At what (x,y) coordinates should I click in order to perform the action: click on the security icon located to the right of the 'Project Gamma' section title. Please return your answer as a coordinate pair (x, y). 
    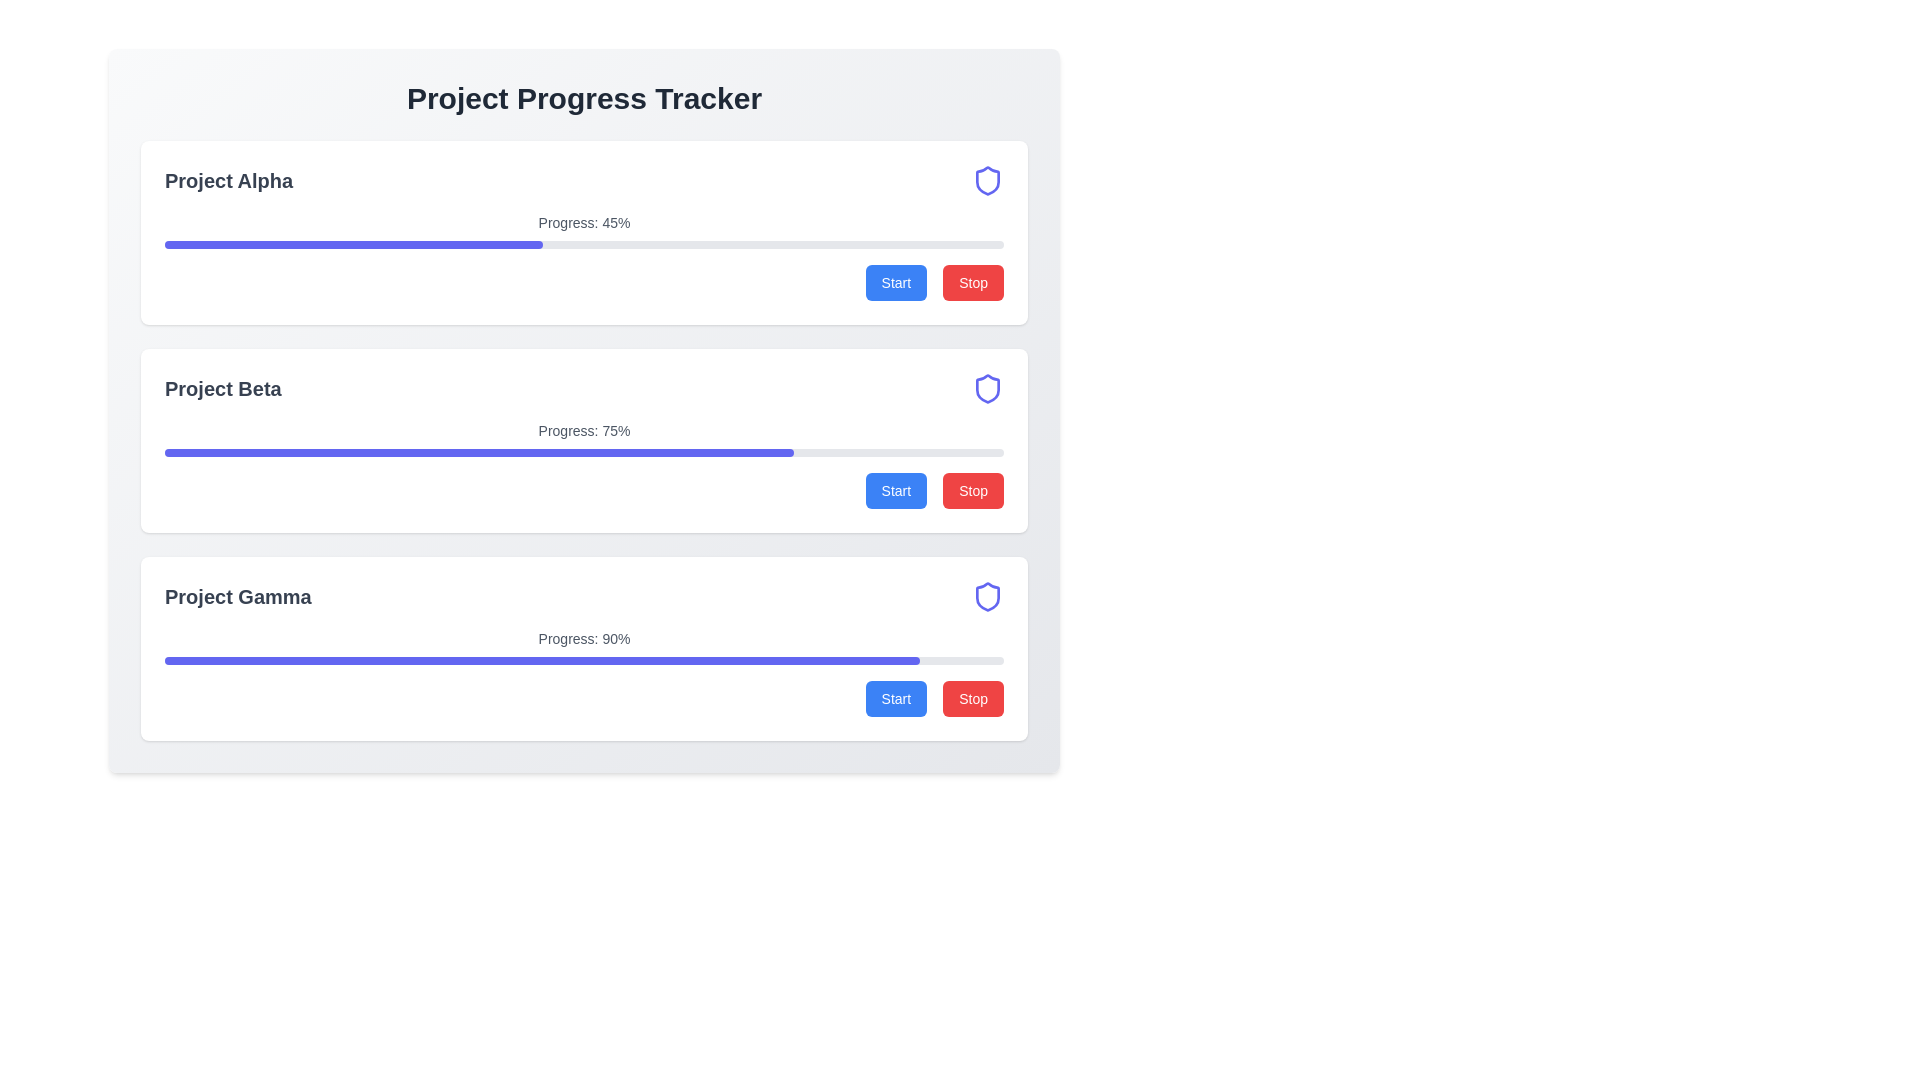
    Looking at the image, I should click on (988, 596).